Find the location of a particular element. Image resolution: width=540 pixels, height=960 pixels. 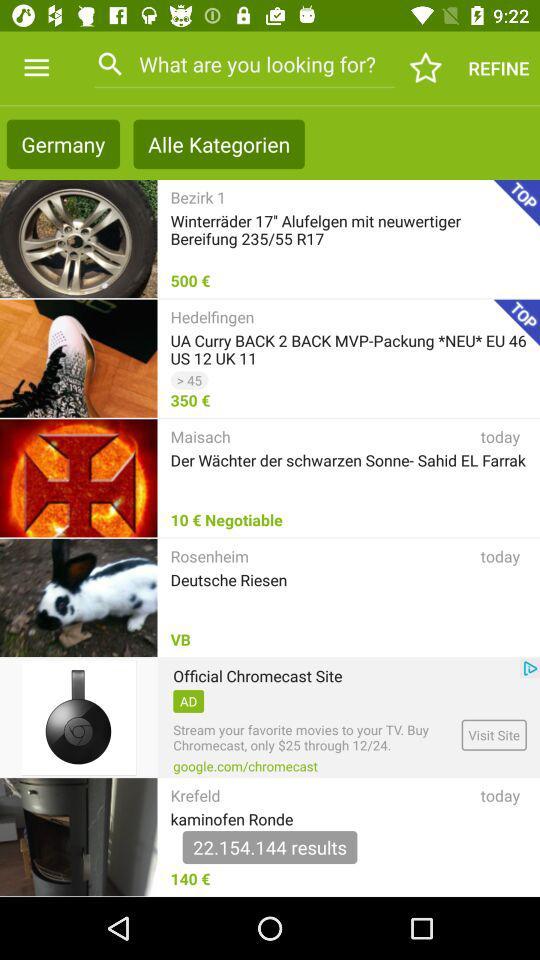

official chromecast site icon is located at coordinates (257, 675).